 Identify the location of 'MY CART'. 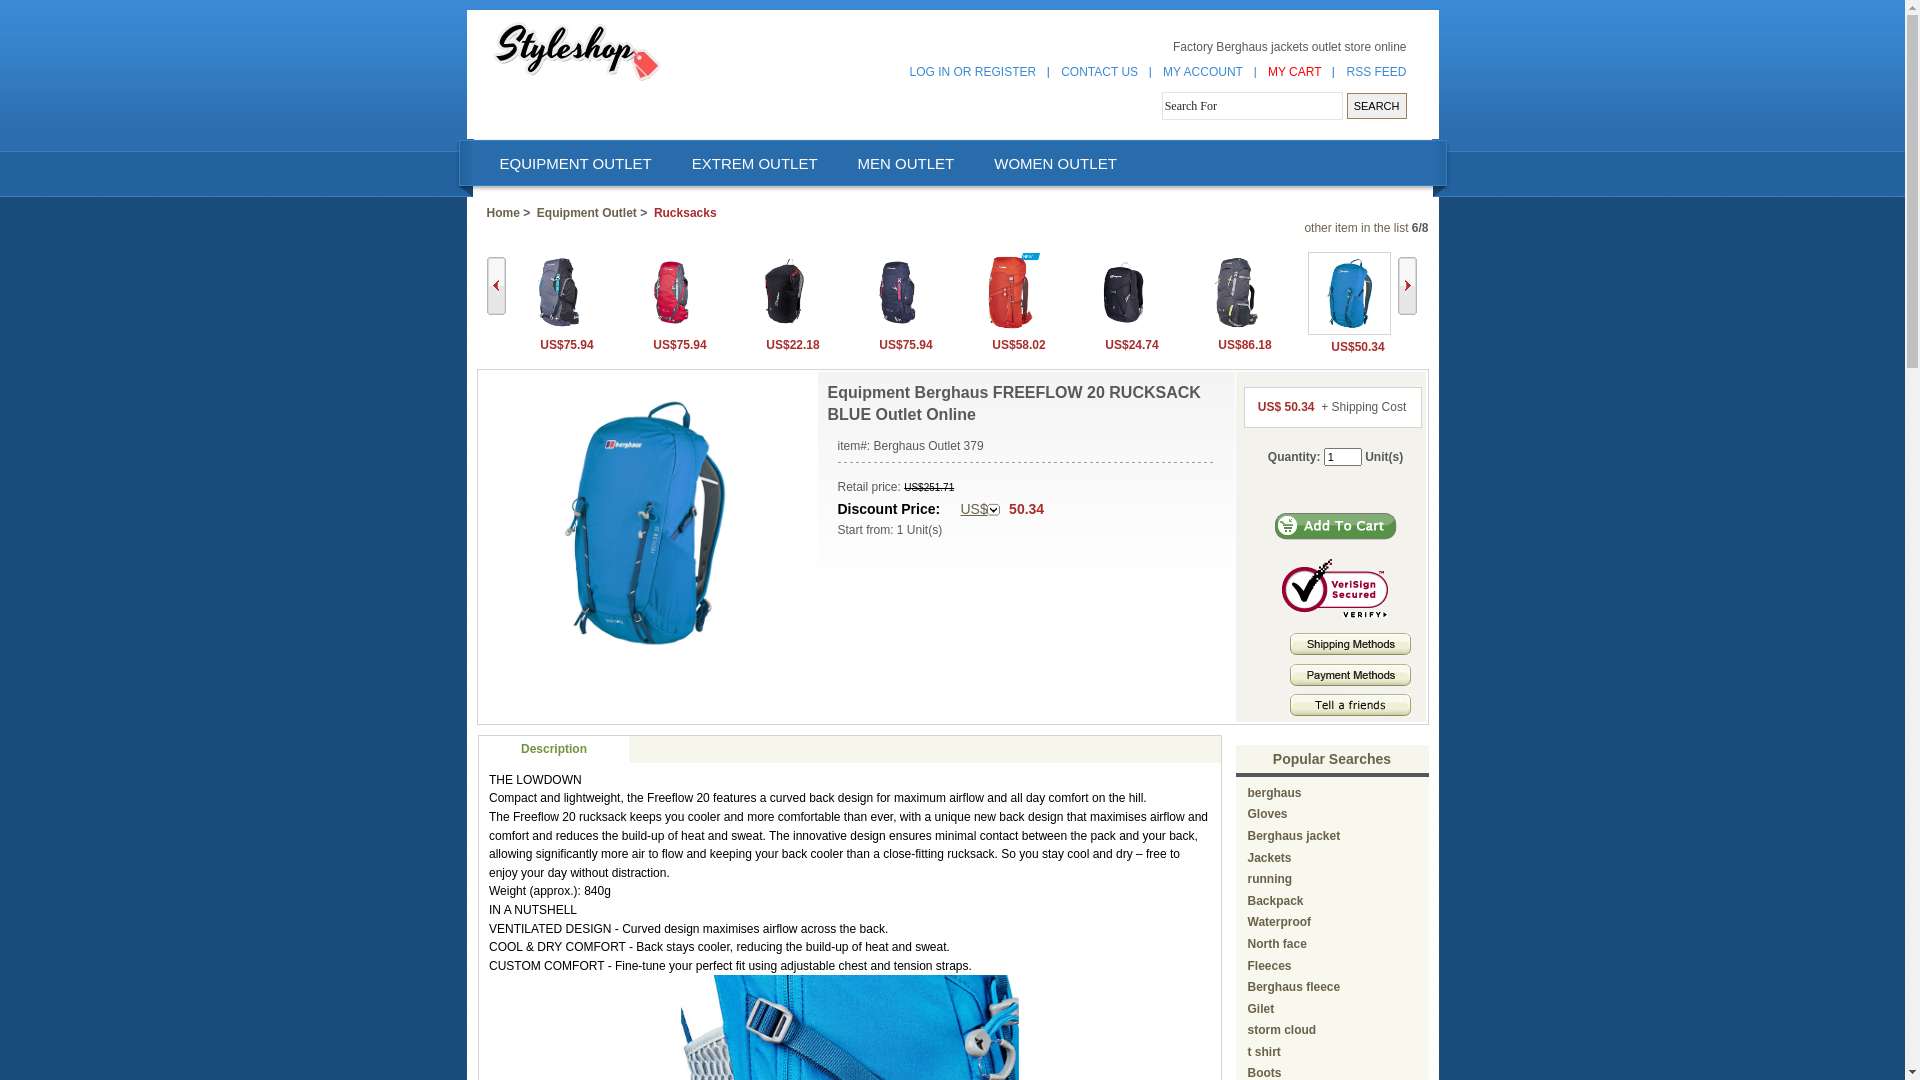
(1266, 71).